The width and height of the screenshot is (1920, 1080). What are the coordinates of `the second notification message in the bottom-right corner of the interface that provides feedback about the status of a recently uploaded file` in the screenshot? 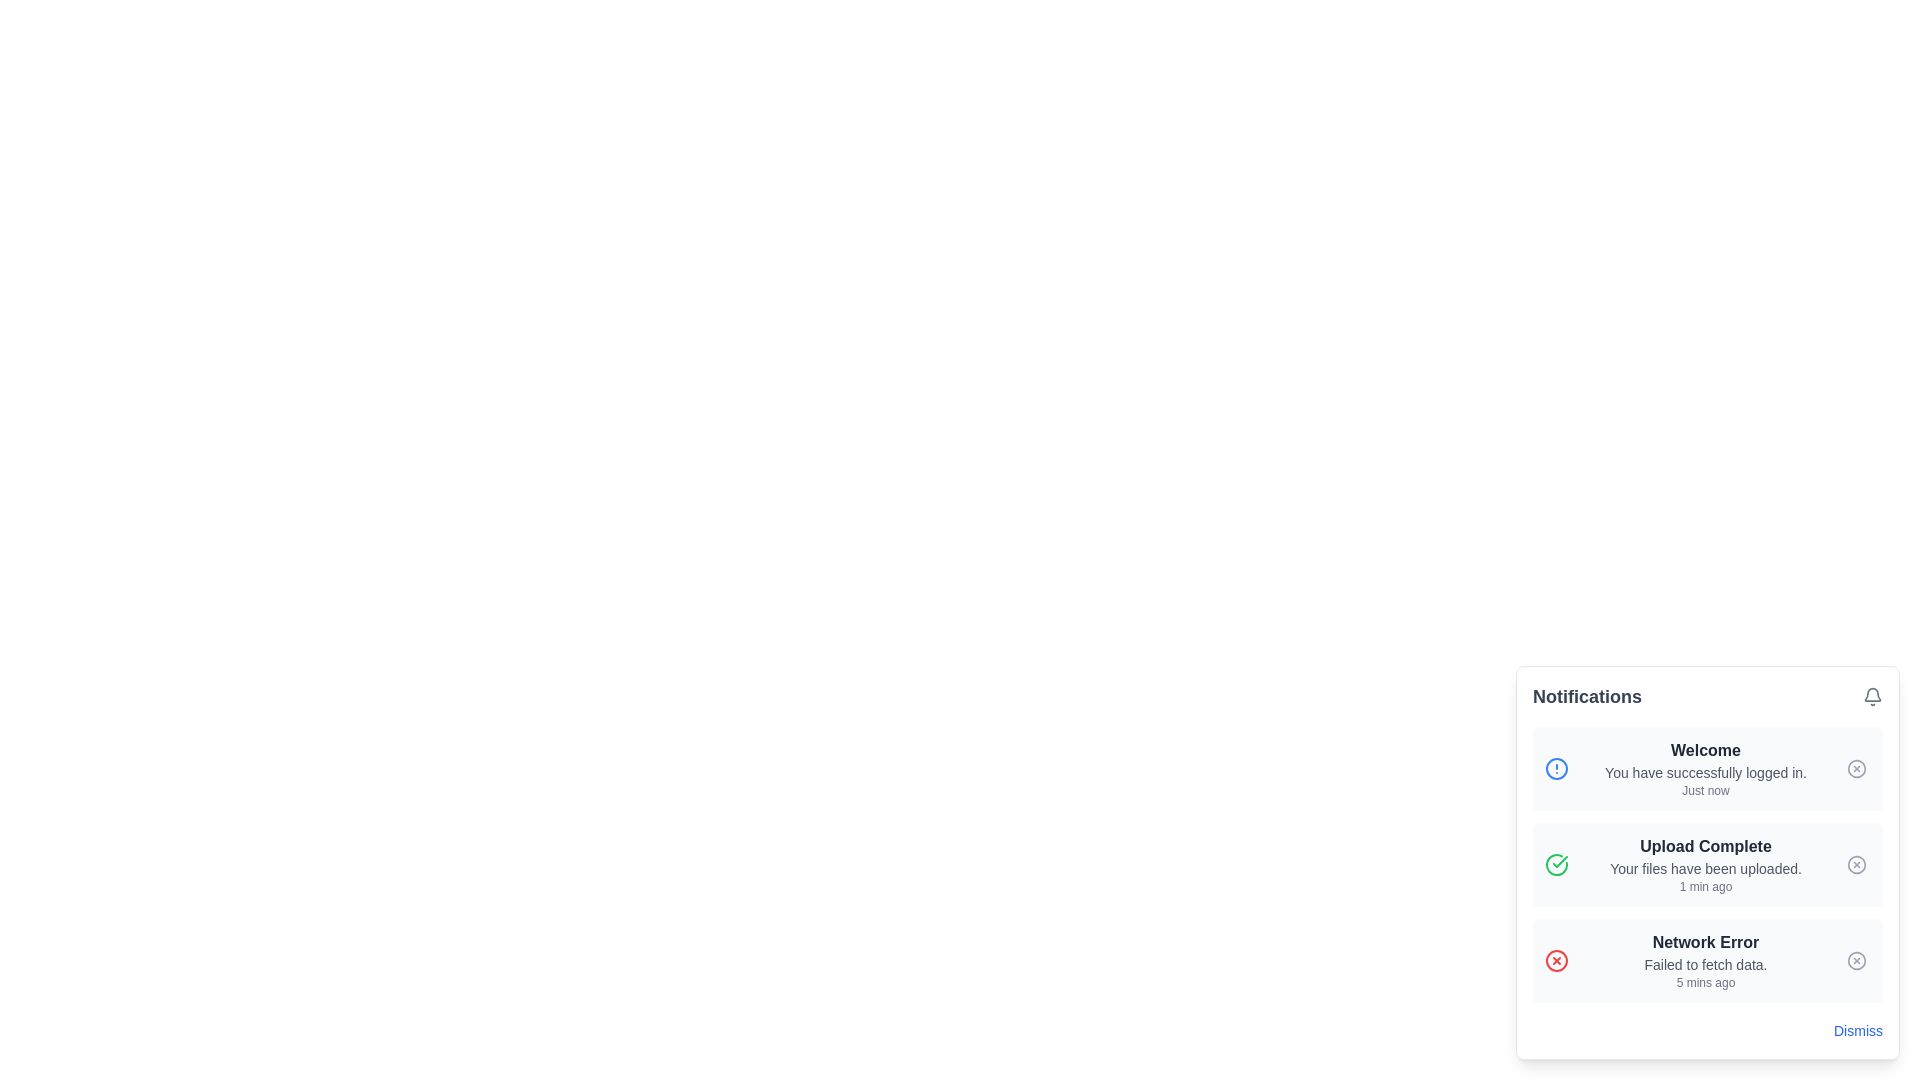 It's located at (1704, 863).